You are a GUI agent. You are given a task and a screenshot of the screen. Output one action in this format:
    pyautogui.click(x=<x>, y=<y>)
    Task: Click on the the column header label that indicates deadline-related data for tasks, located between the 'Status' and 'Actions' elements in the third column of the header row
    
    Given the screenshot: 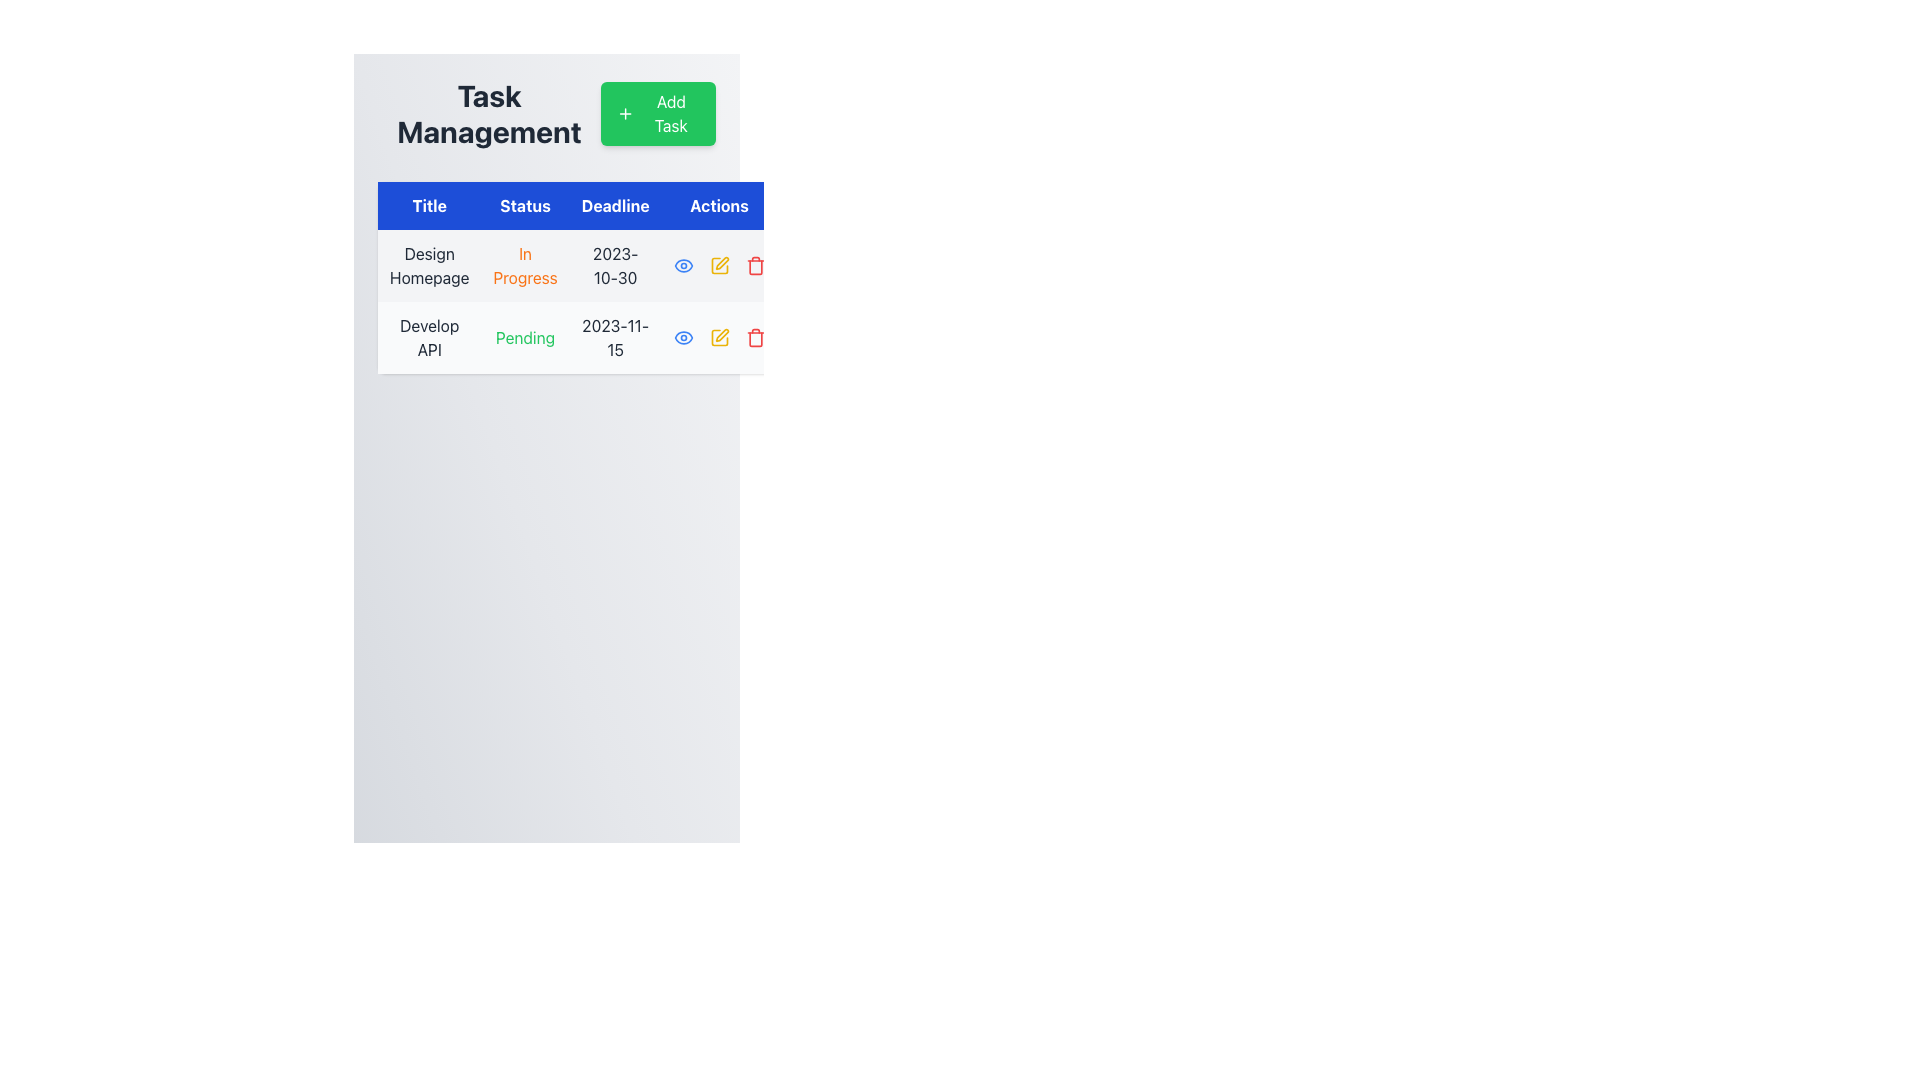 What is the action you would take?
    pyautogui.click(x=614, y=205)
    